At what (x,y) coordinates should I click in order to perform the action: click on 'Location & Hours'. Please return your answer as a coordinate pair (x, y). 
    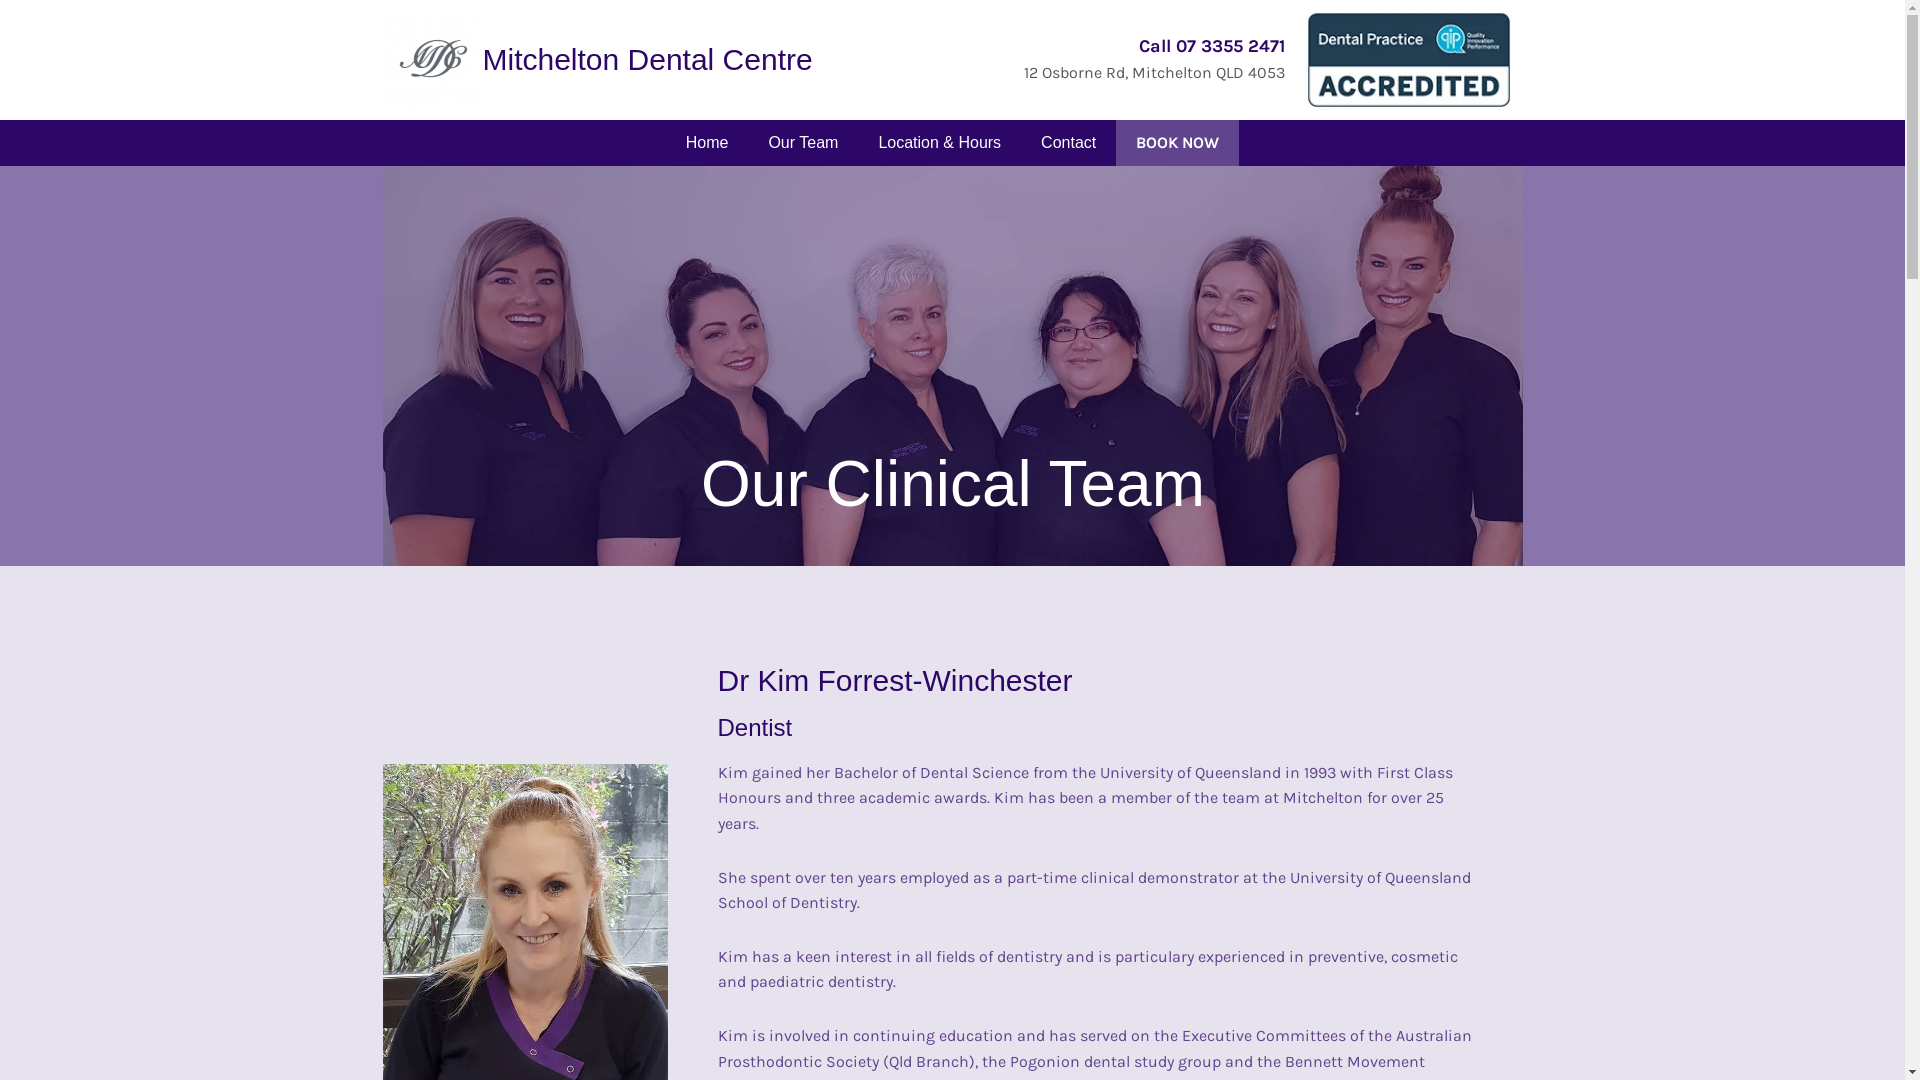
    Looking at the image, I should click on (858, 141).